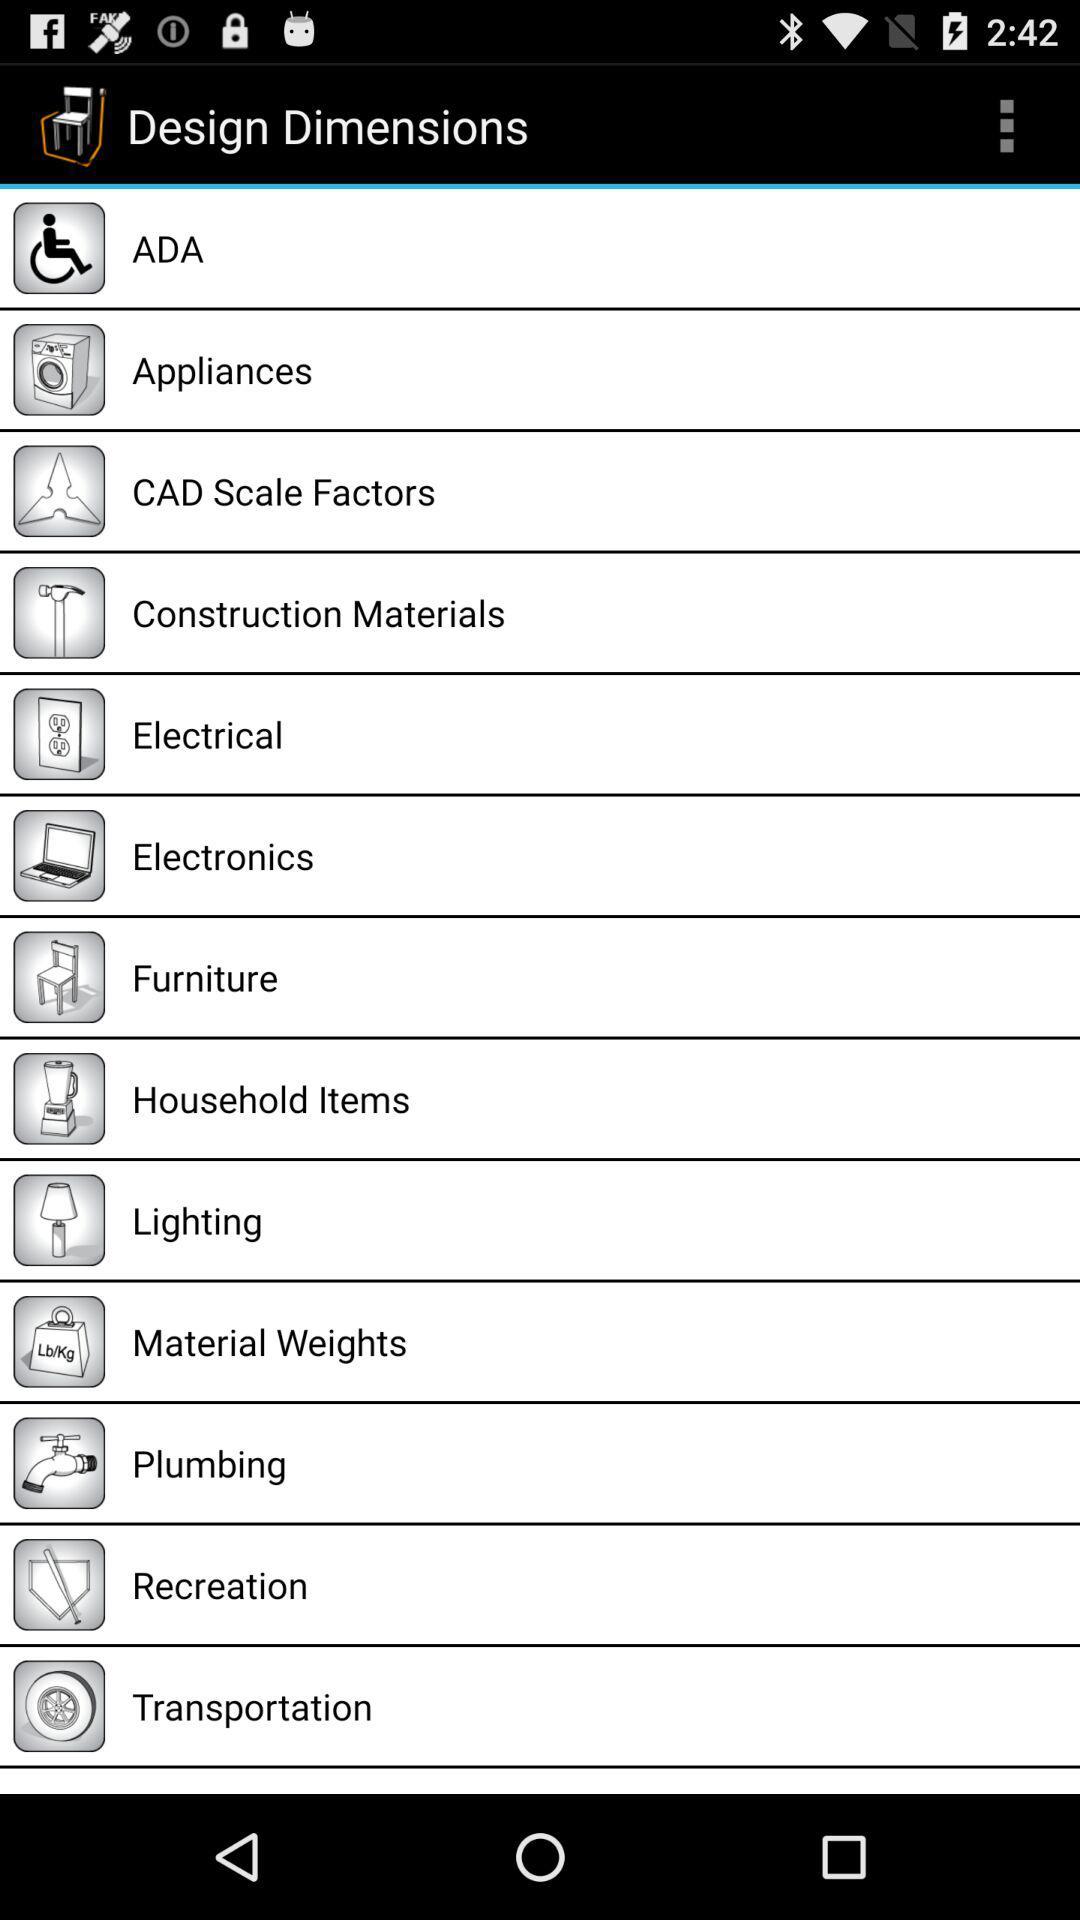  I want to click on electronics item, so click(598, 855).